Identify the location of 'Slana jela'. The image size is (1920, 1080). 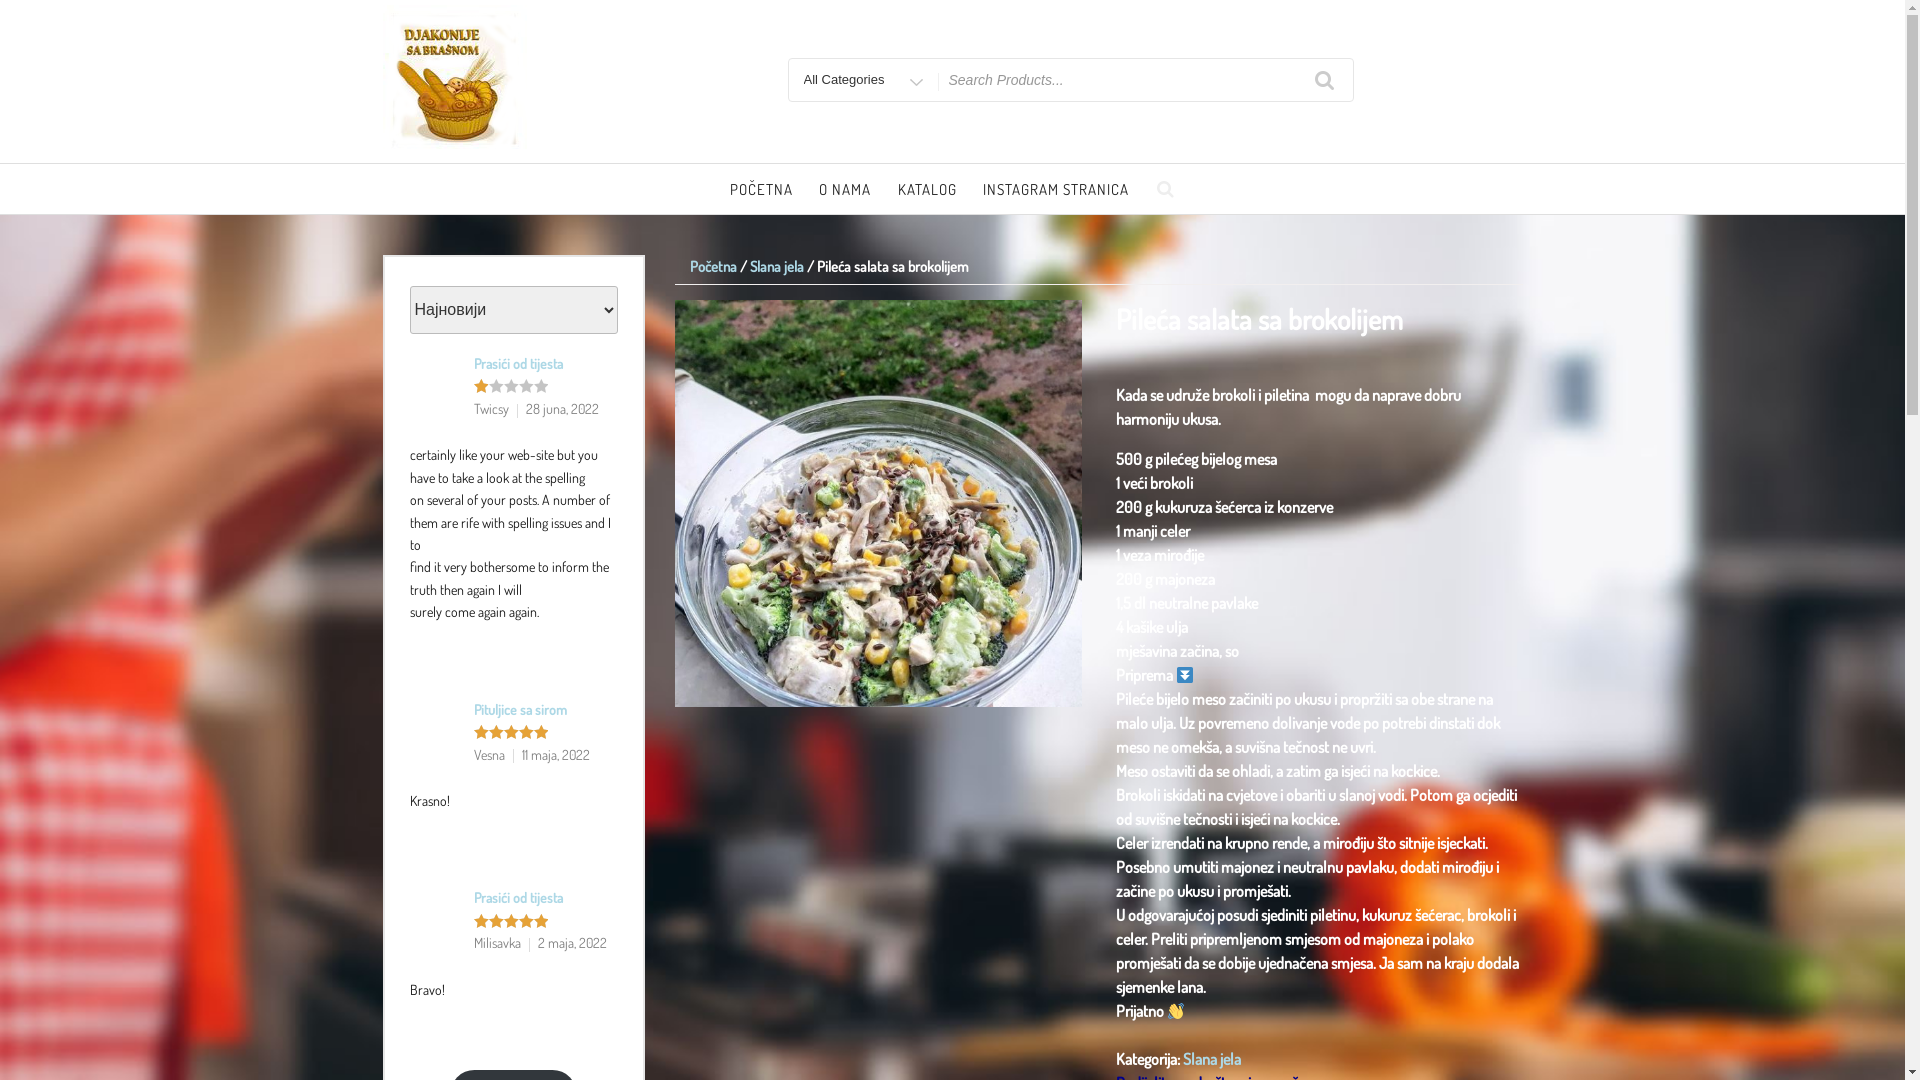
(776, 265).